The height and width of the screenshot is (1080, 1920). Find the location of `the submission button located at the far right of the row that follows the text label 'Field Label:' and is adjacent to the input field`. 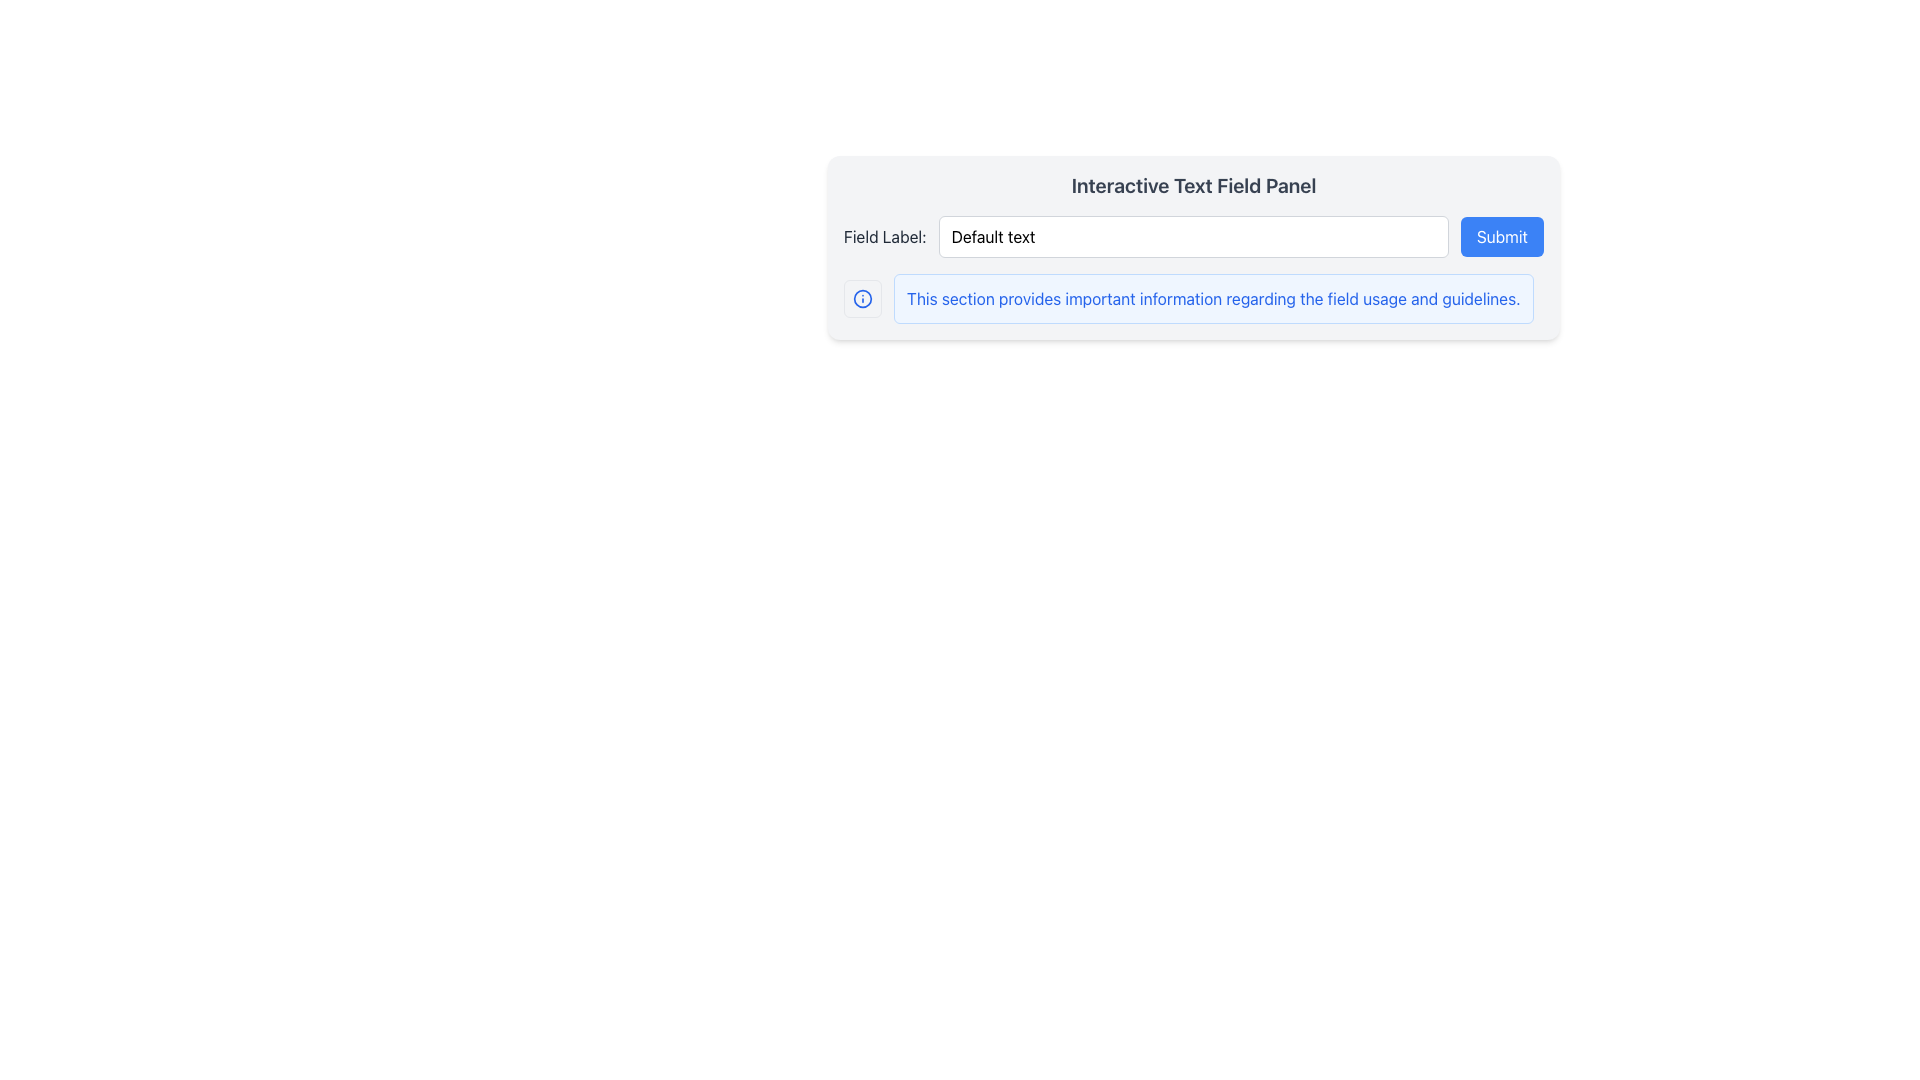

the submission button located at the far right of the row that follows the text label 'Field Label:' and is adjacent to the input field is located at coordinates (1502, 235).